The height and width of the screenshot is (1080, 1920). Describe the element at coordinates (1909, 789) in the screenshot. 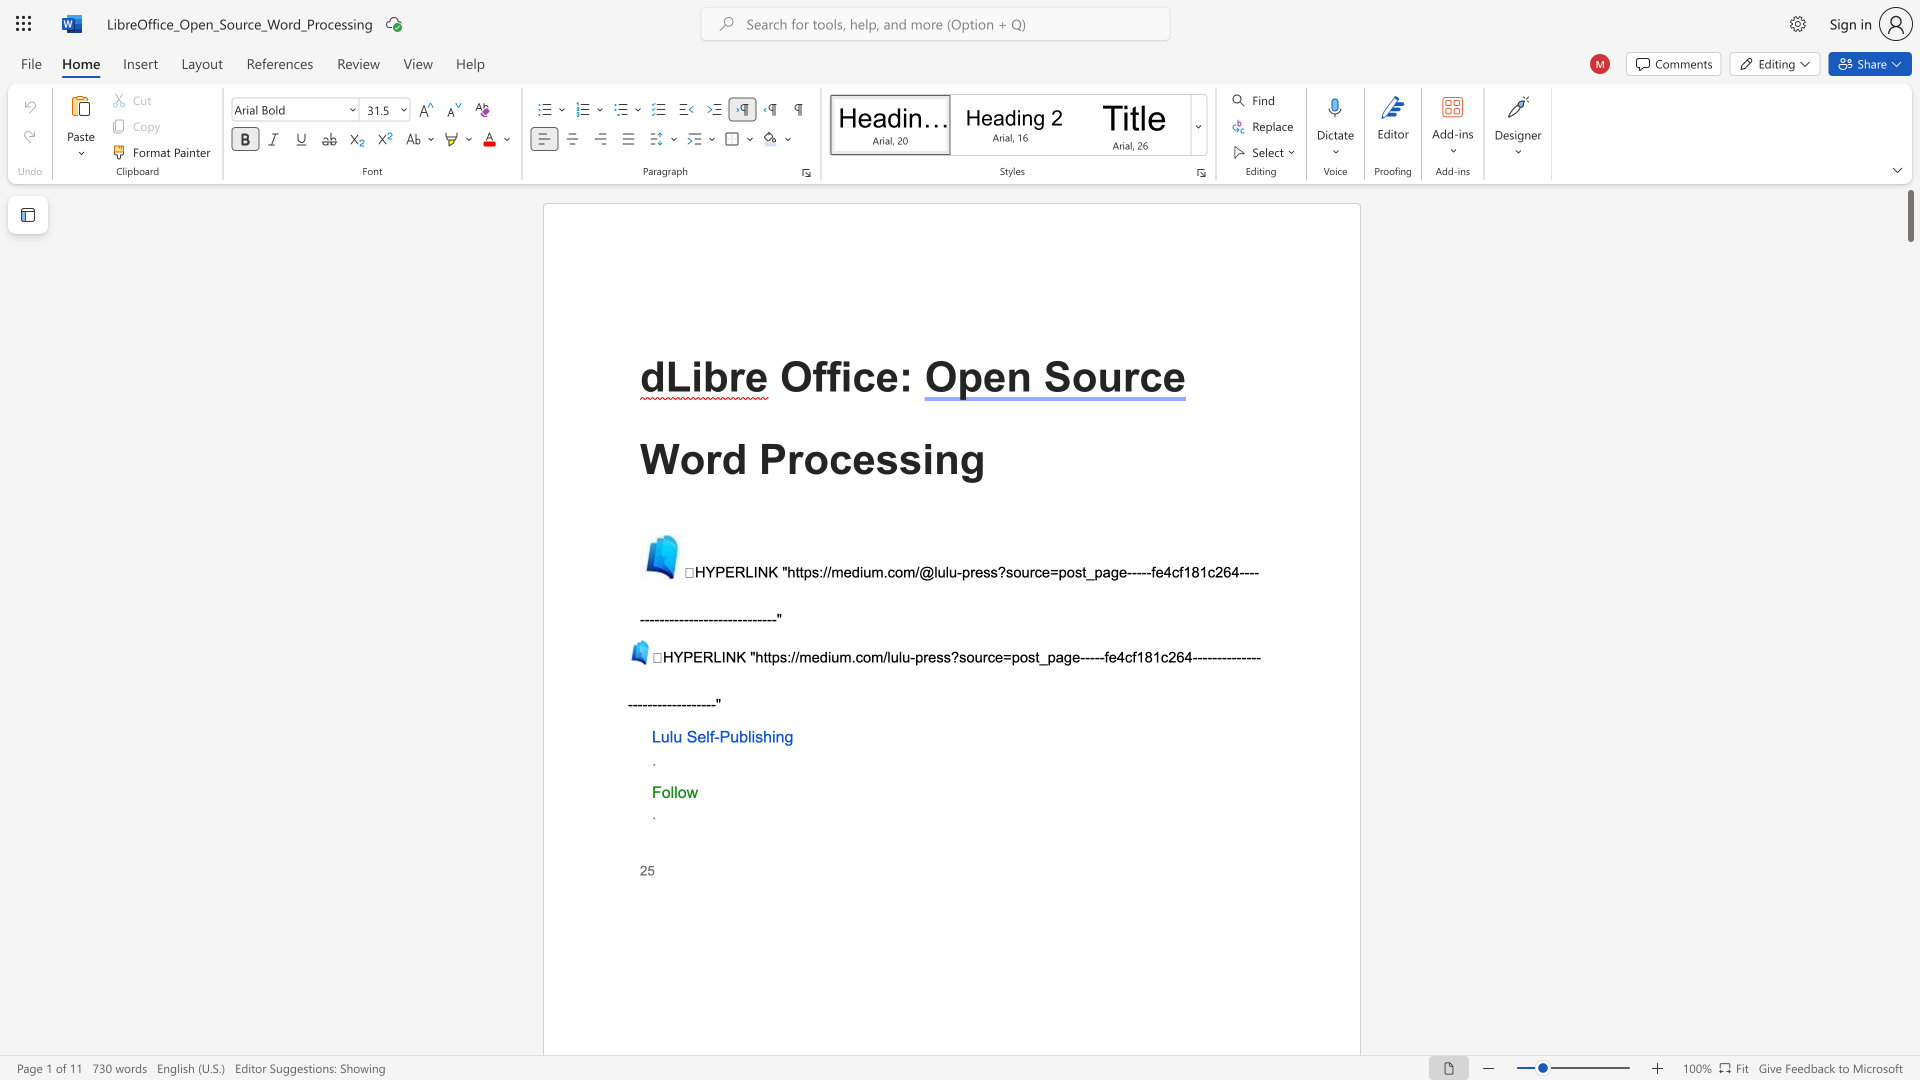

I see `the scrollbar on the right to shift the page lower` at that location.